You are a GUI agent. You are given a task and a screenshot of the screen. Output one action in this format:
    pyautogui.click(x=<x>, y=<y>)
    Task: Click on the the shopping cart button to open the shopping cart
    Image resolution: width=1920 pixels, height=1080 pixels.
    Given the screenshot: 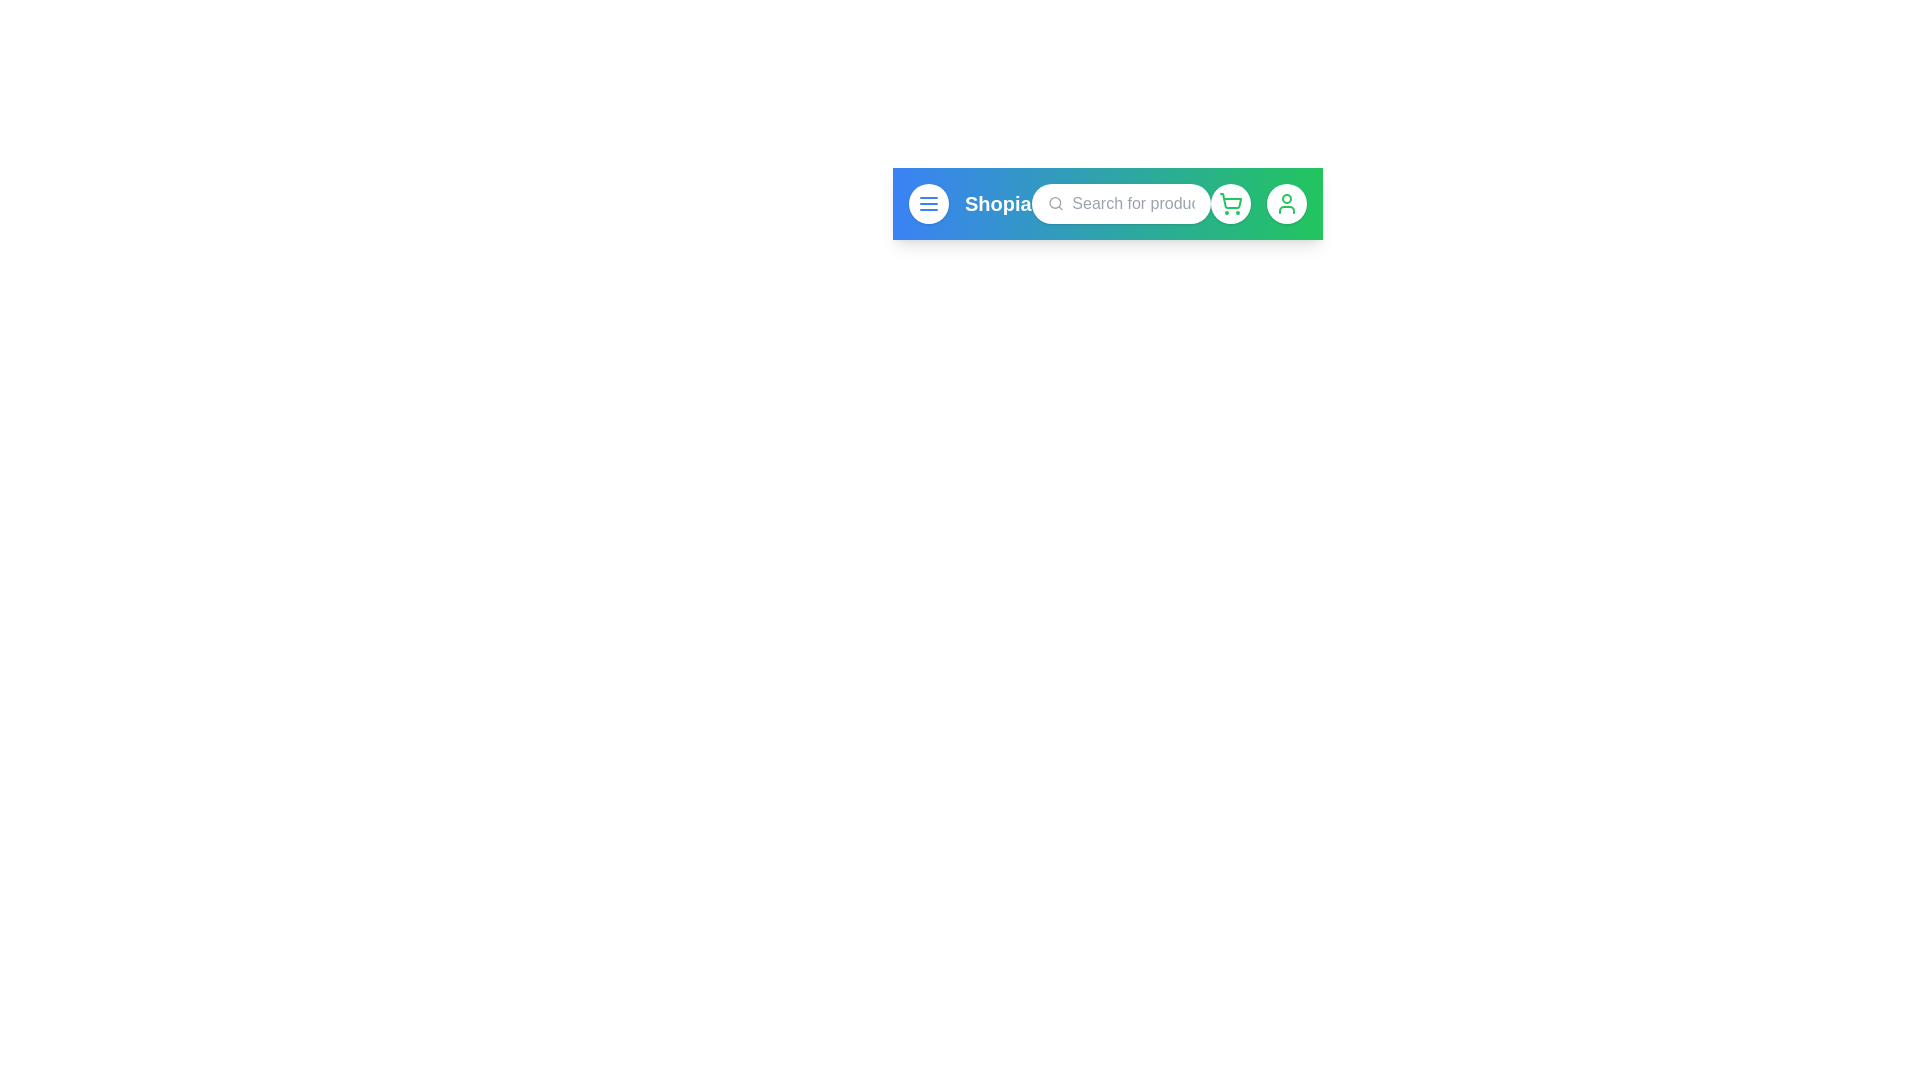 What is the action you would take?
    pyautogui.click(x=1229, y=204)
    